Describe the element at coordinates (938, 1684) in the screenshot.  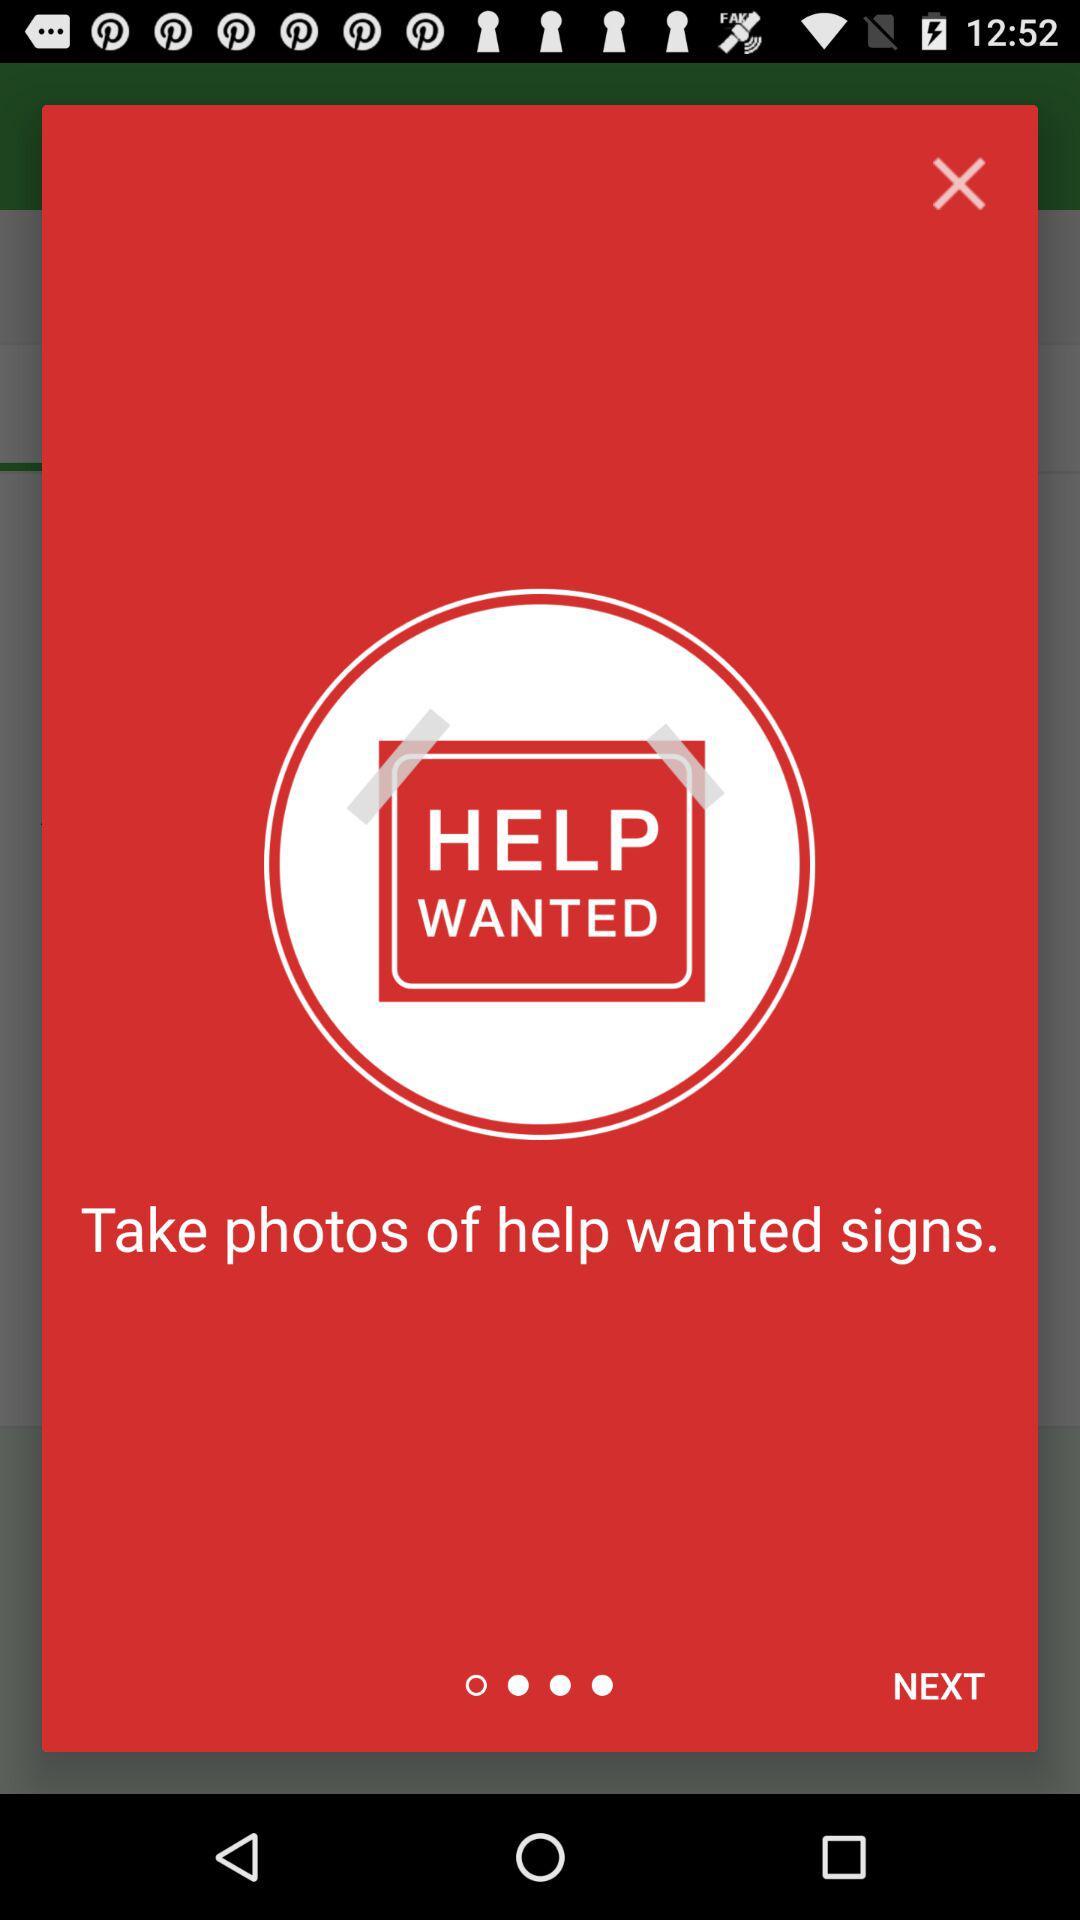
I see `the icon below take photos of icon` at that location.